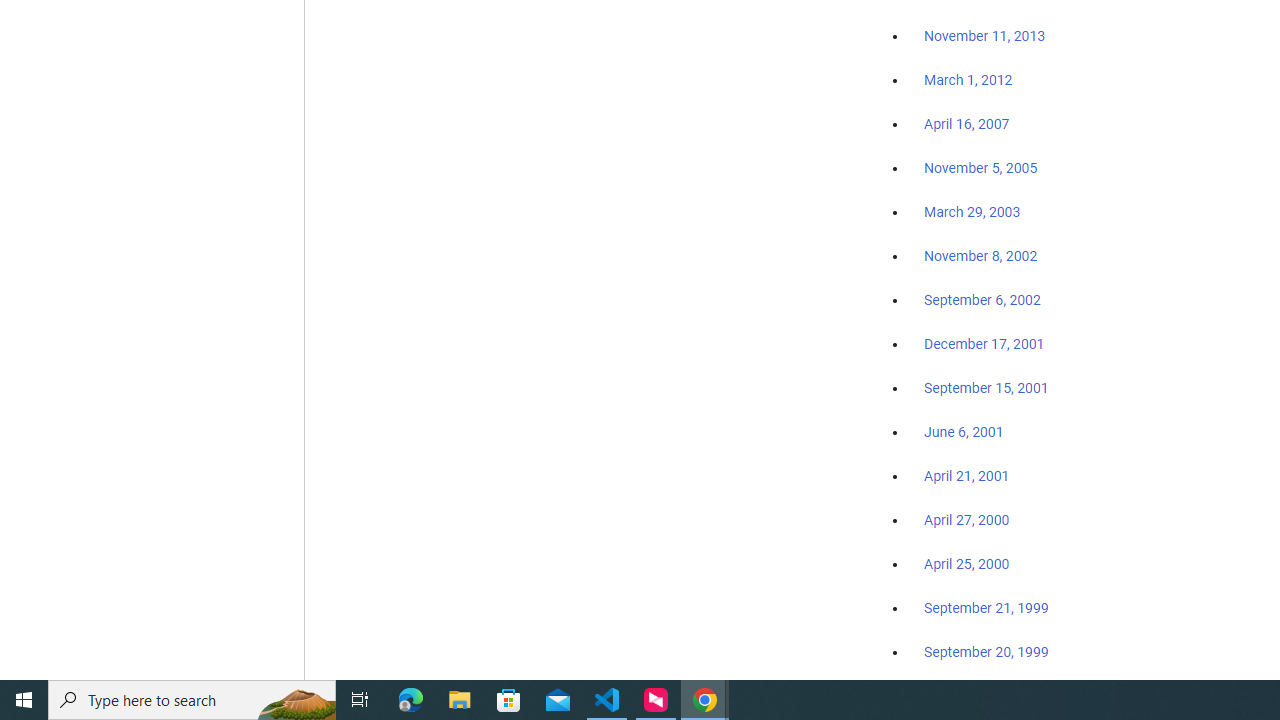 The image size is (1280, 720). I want to click on 'September 15, 2001', so click(986, 387).